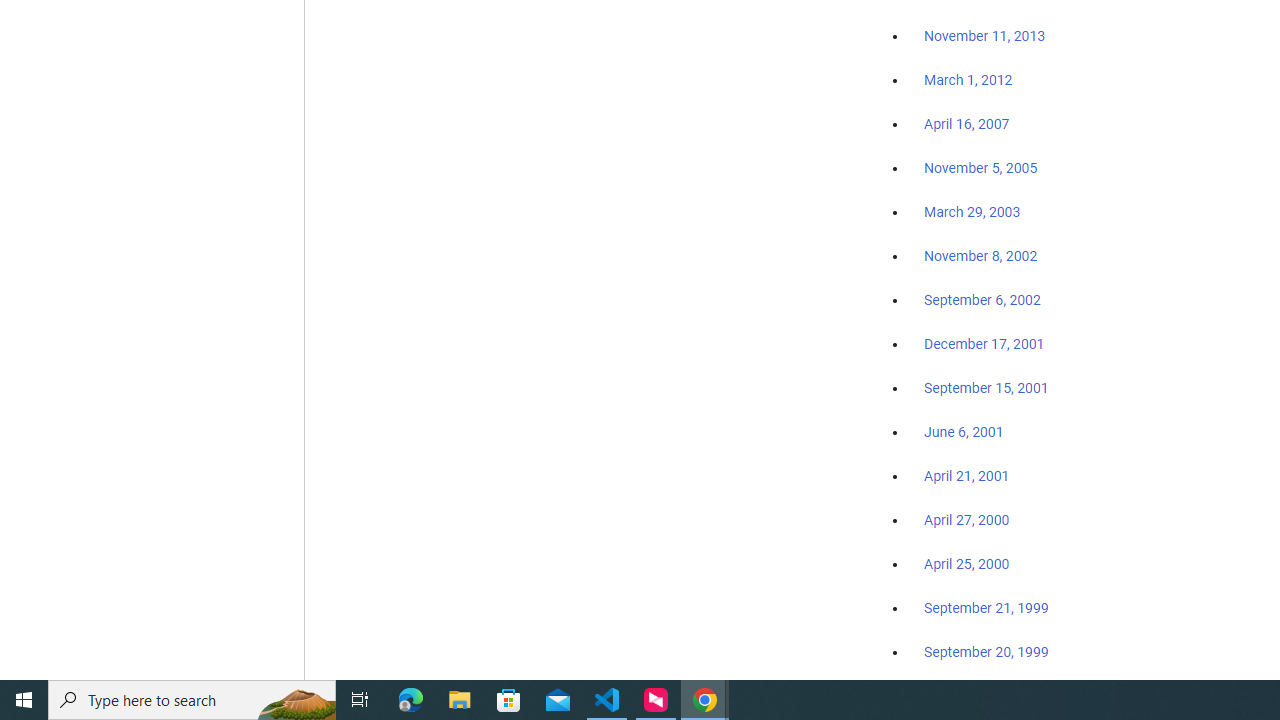 The image size is (1280, 720). I want to click on 'September 15, 2001', so click(986, 387).